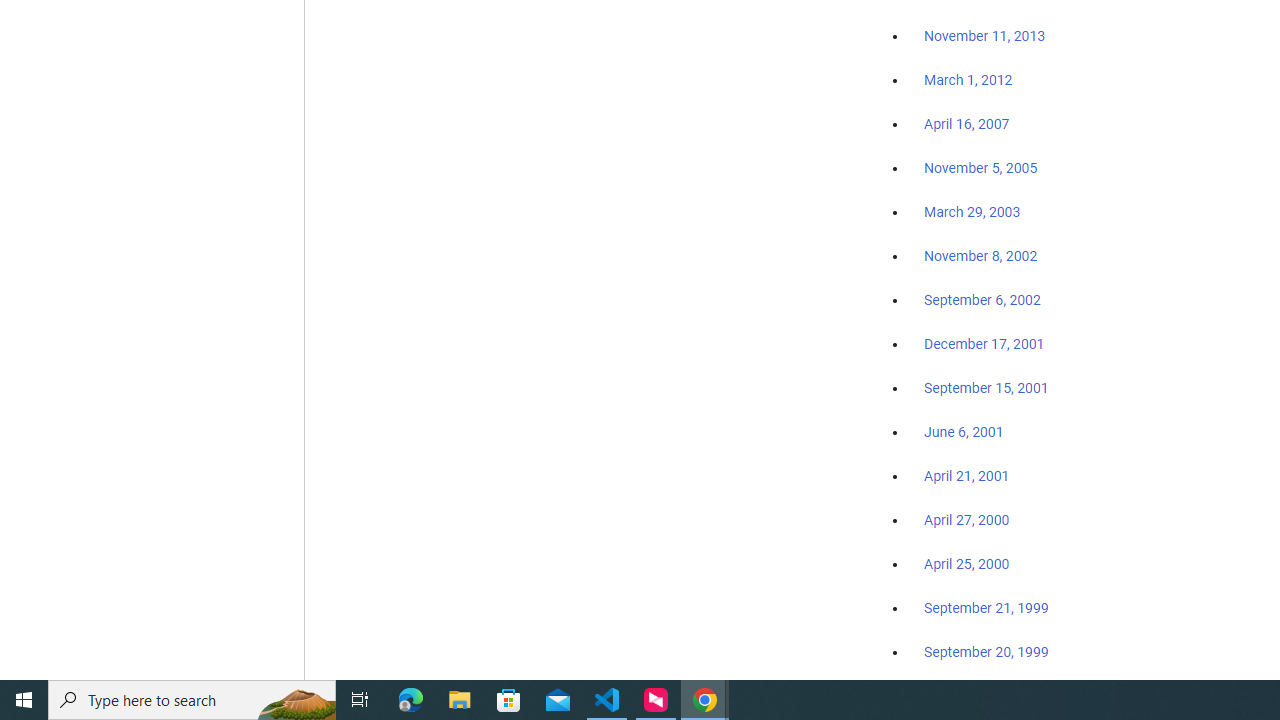 The image size is (1280, 720). I want to click on 'September 15, 2001', so click(986, 387).